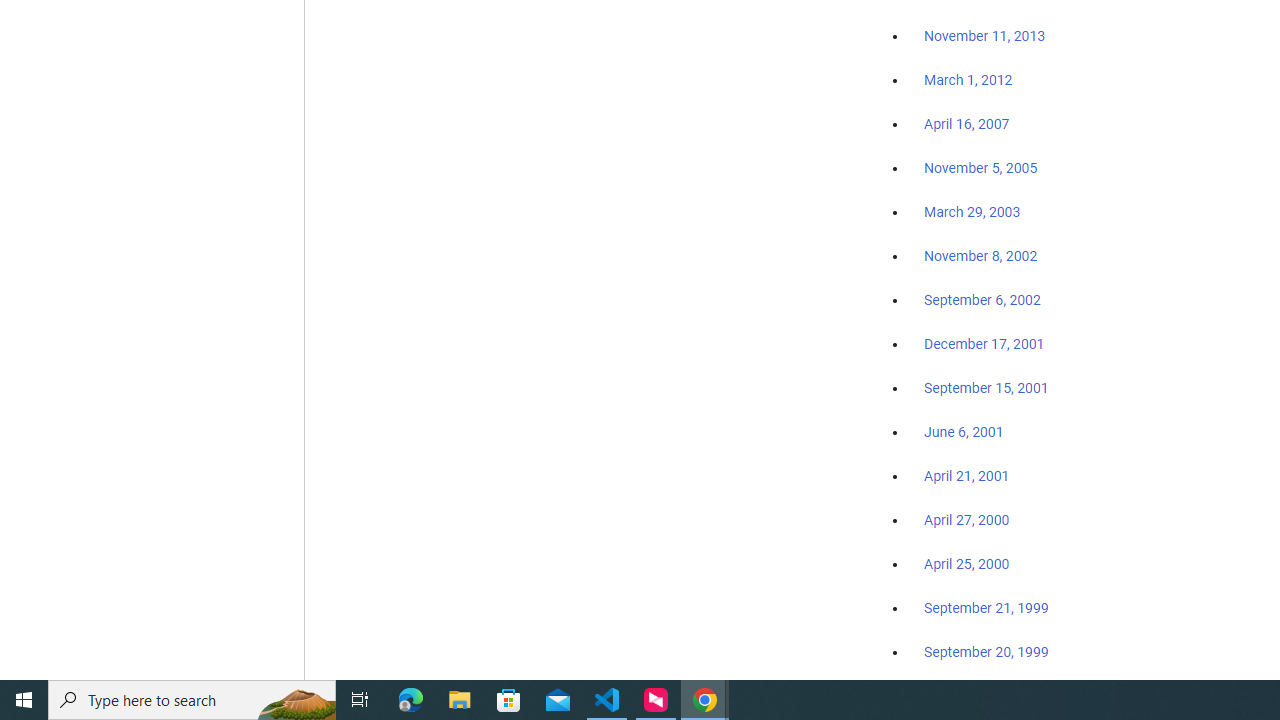 The image size is (1280, 720). I want to click on 'September 15, 2001', so click(986, 387).